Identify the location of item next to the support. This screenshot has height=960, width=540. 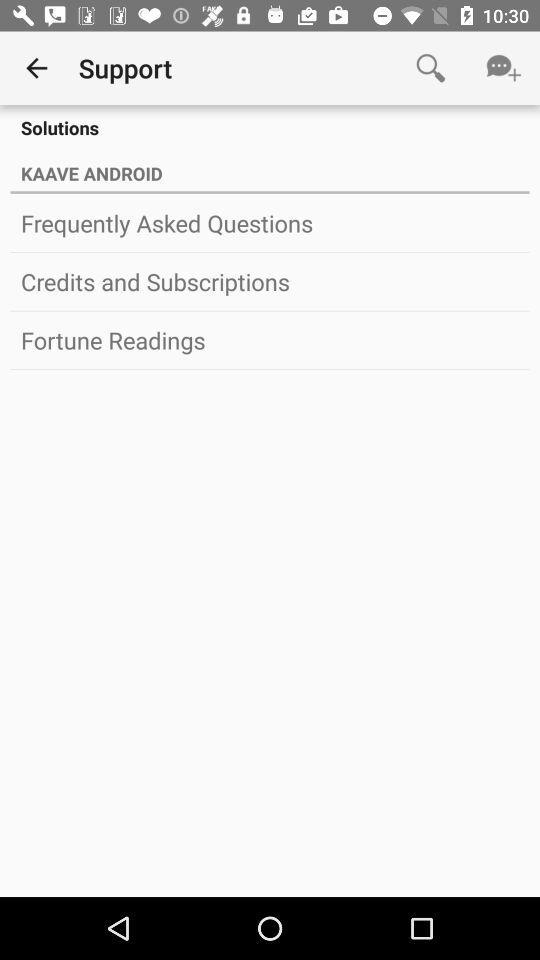
(36, 68).